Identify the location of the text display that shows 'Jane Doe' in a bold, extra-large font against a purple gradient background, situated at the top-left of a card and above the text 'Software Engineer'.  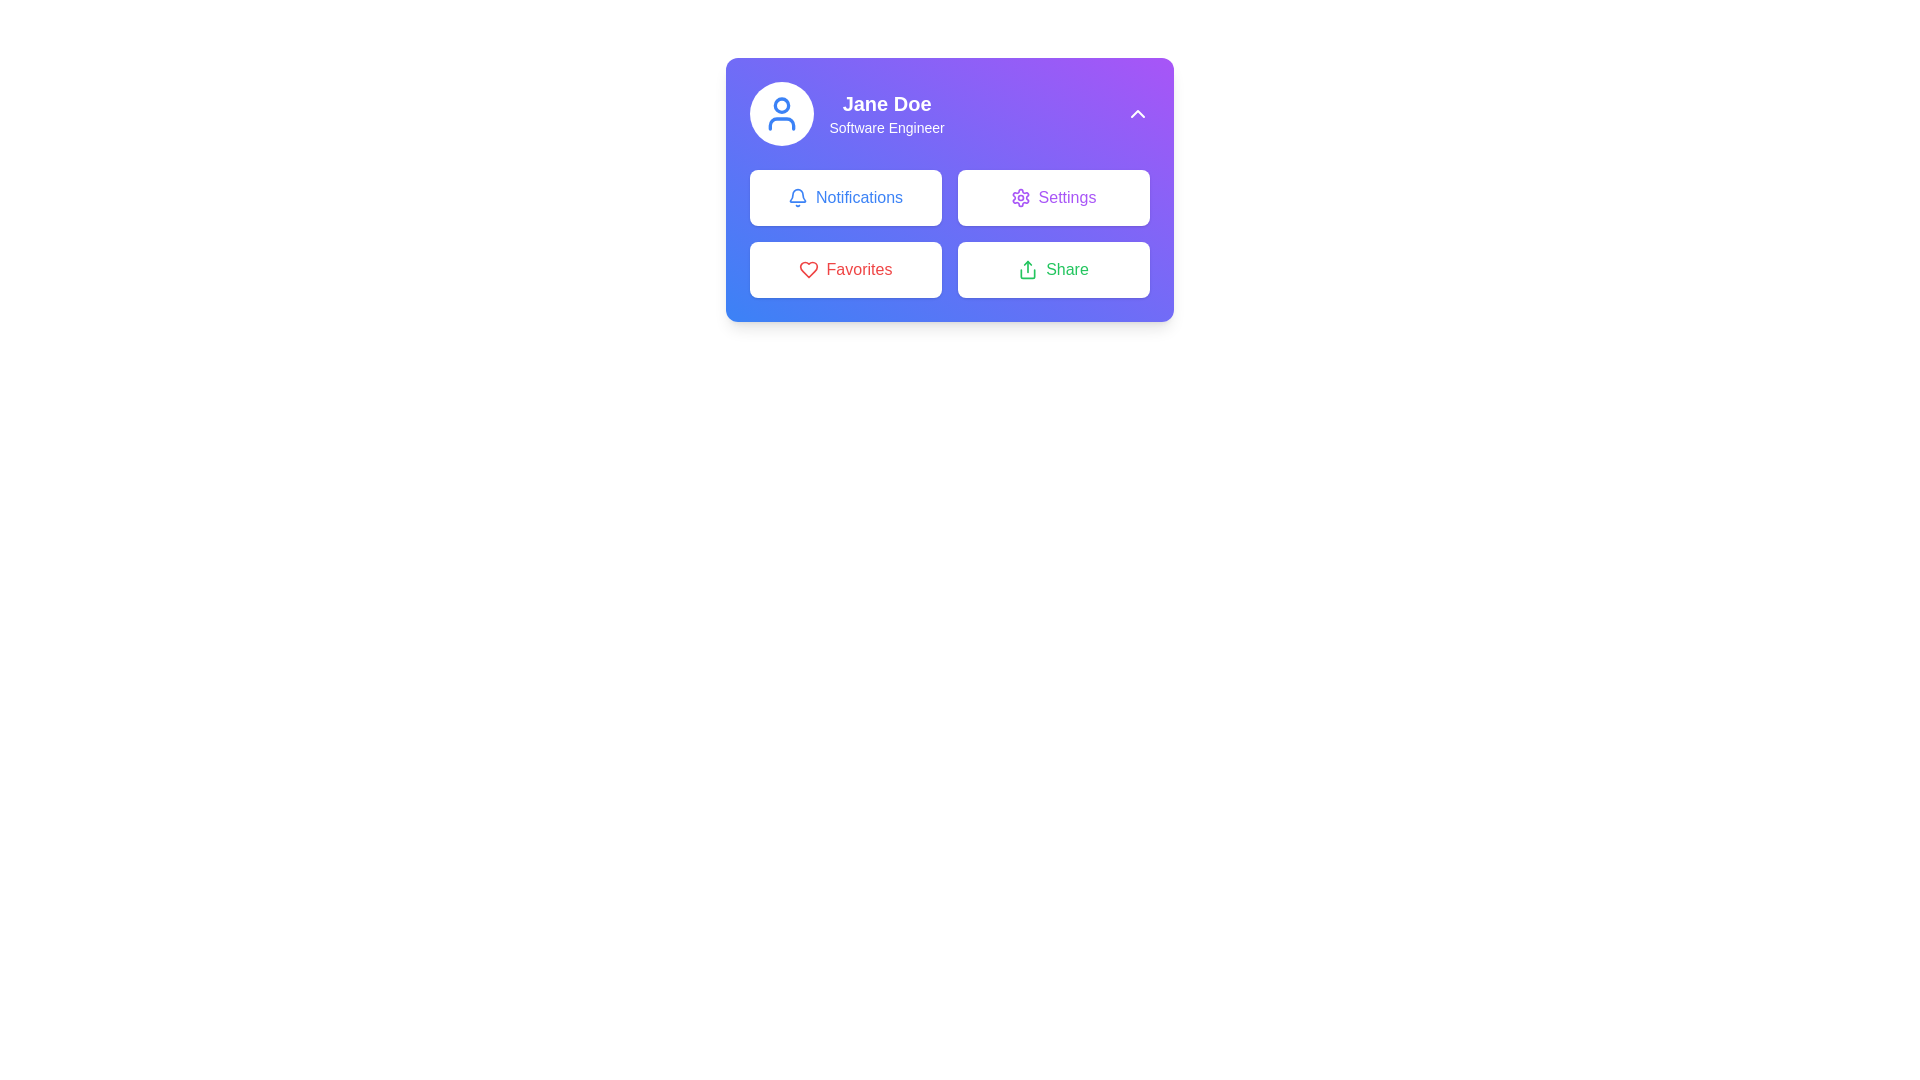
(886, 104).